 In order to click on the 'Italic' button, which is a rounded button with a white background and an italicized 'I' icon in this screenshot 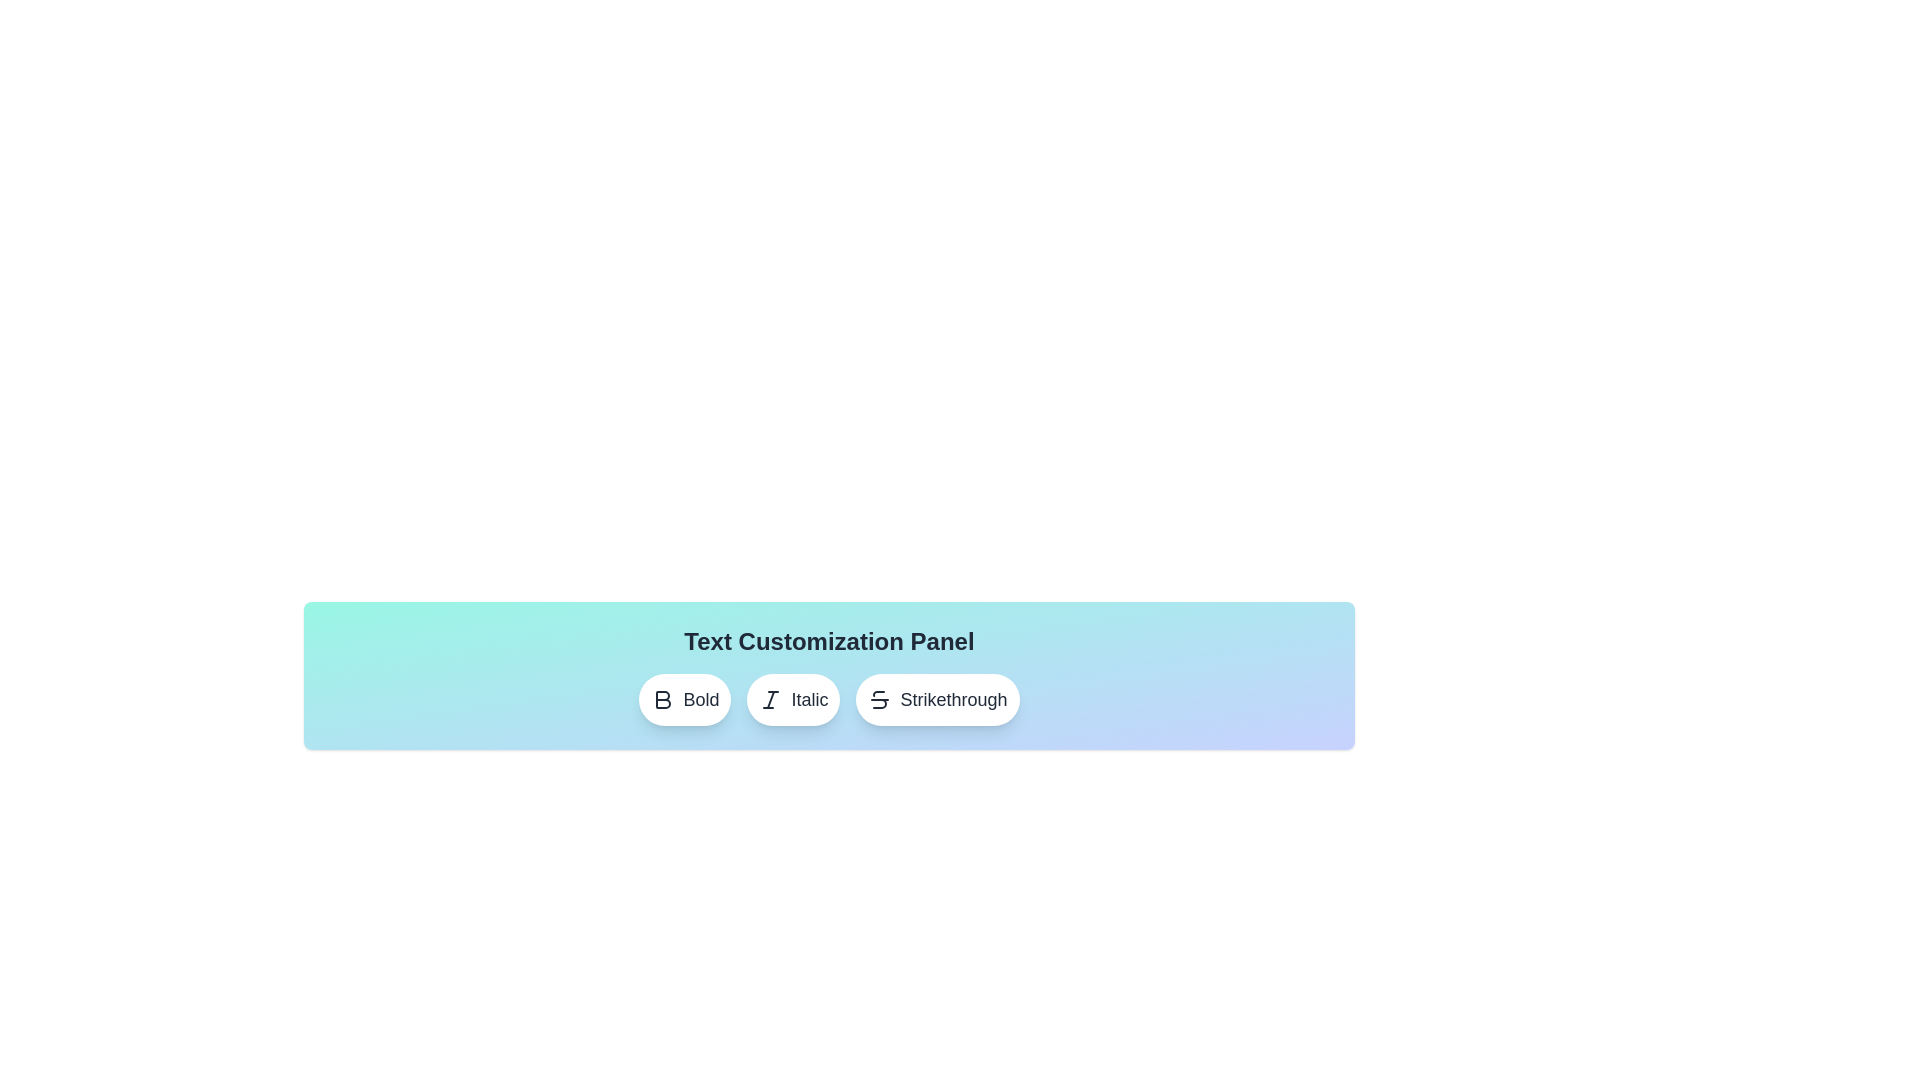, I will do `click(792, 698)`.